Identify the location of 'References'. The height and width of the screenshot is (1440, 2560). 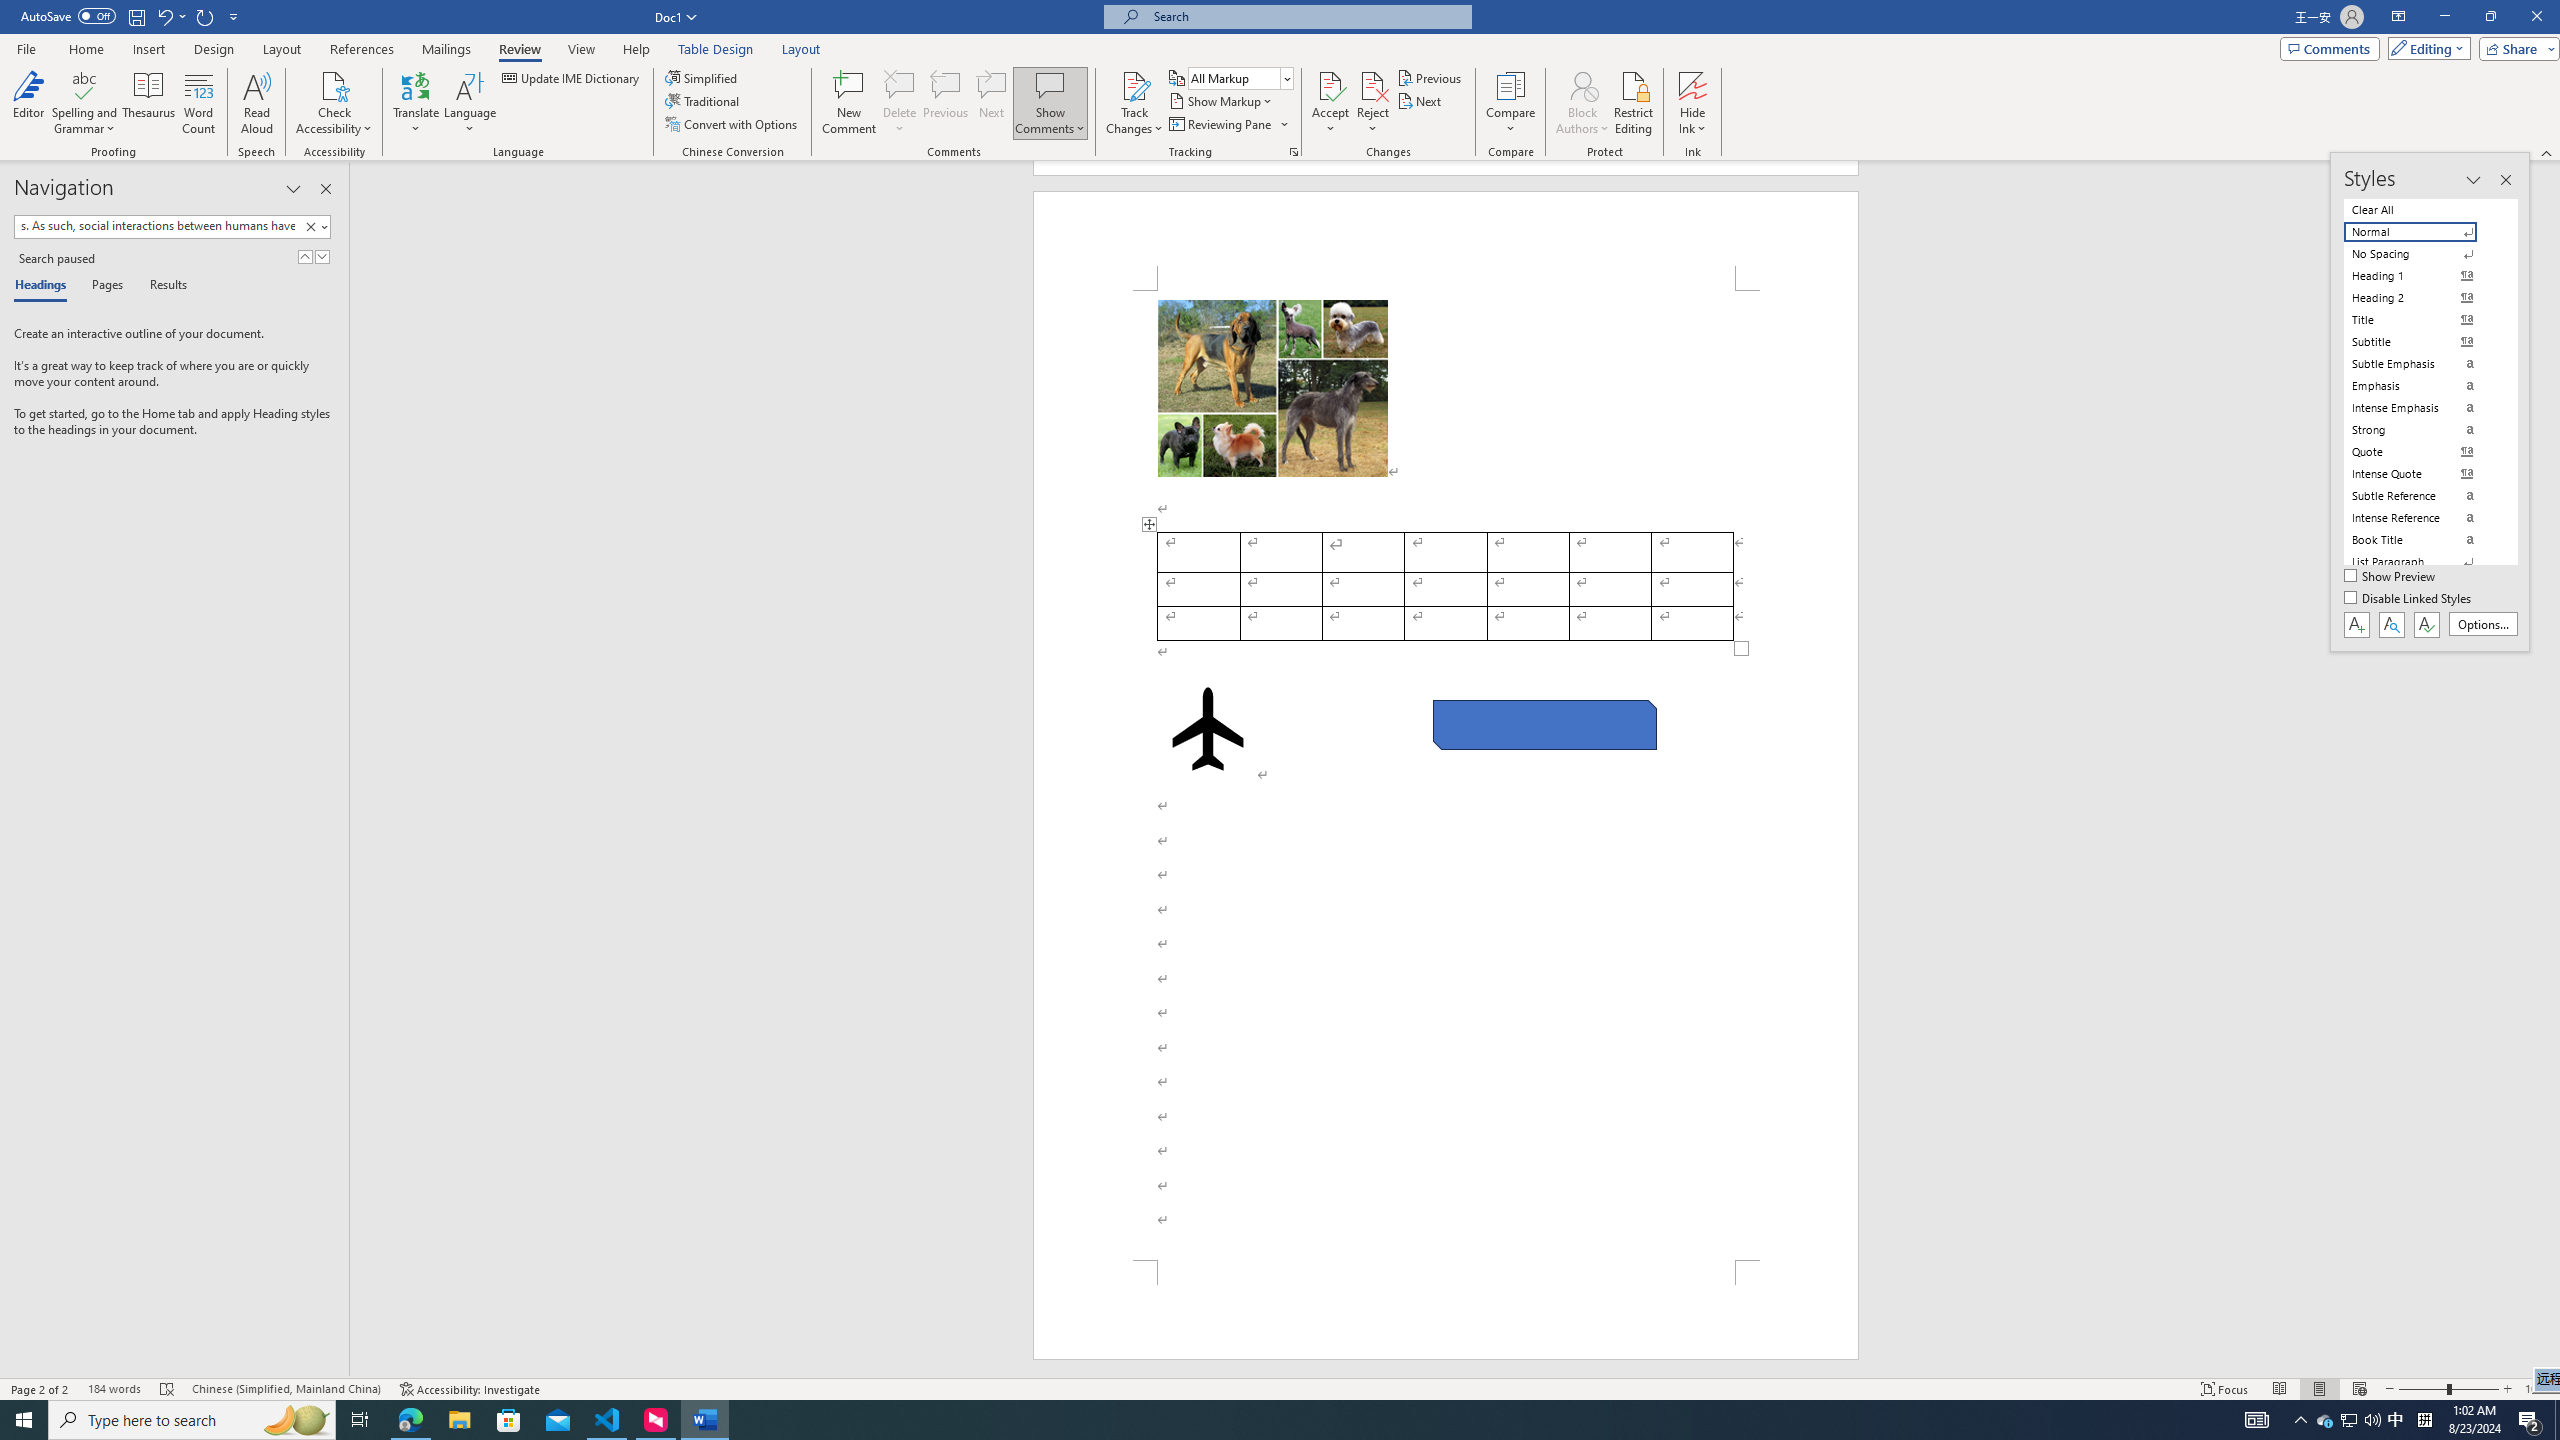
(362, 49).